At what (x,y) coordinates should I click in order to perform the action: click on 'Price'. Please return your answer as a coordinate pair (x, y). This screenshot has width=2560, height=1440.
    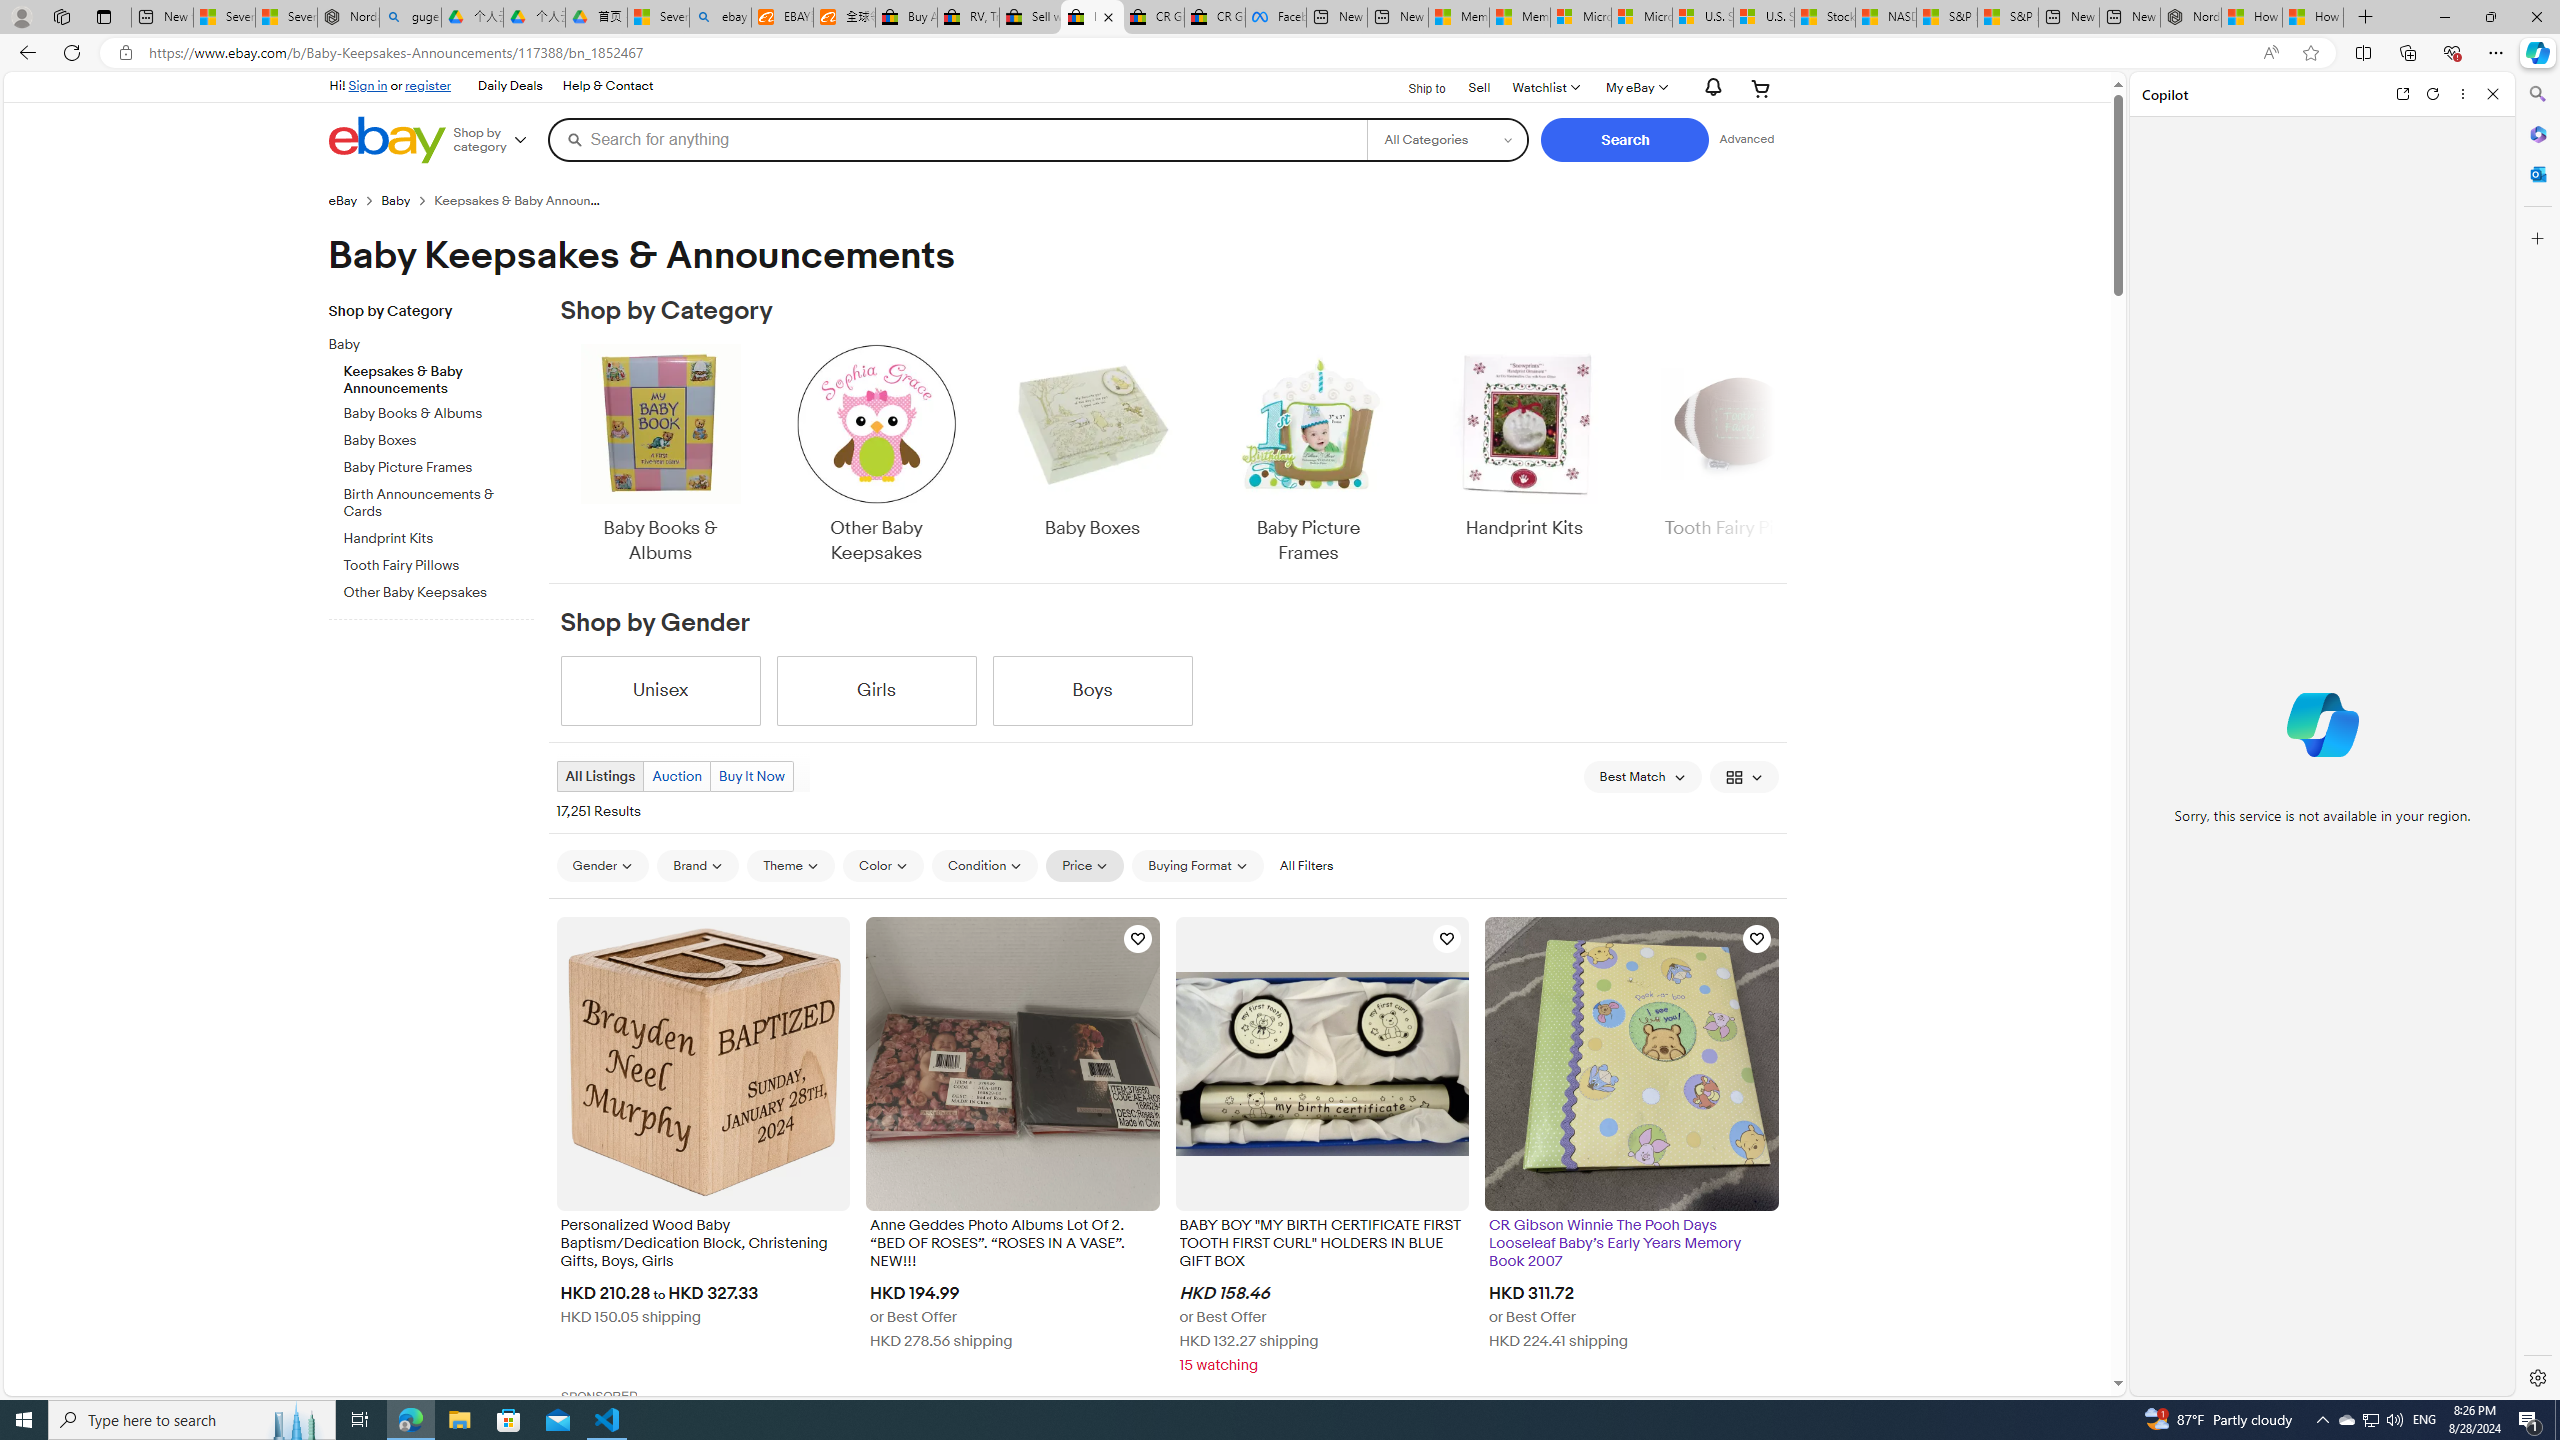
    Looking at the image, I should click on (1084, 865).